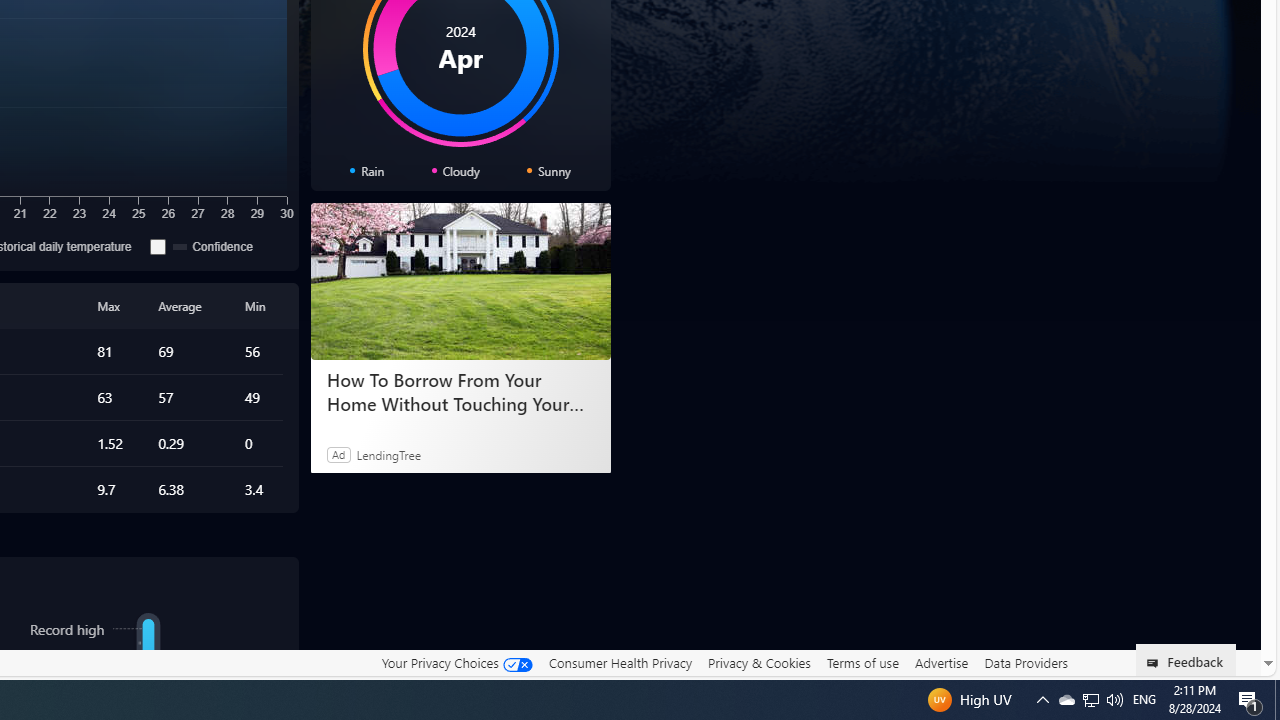 This screenshot has width=1280, height=720. Describe the element at coordinates (758, 663) in the screenshot. I see `'Privacy & Cookies'` at that location.